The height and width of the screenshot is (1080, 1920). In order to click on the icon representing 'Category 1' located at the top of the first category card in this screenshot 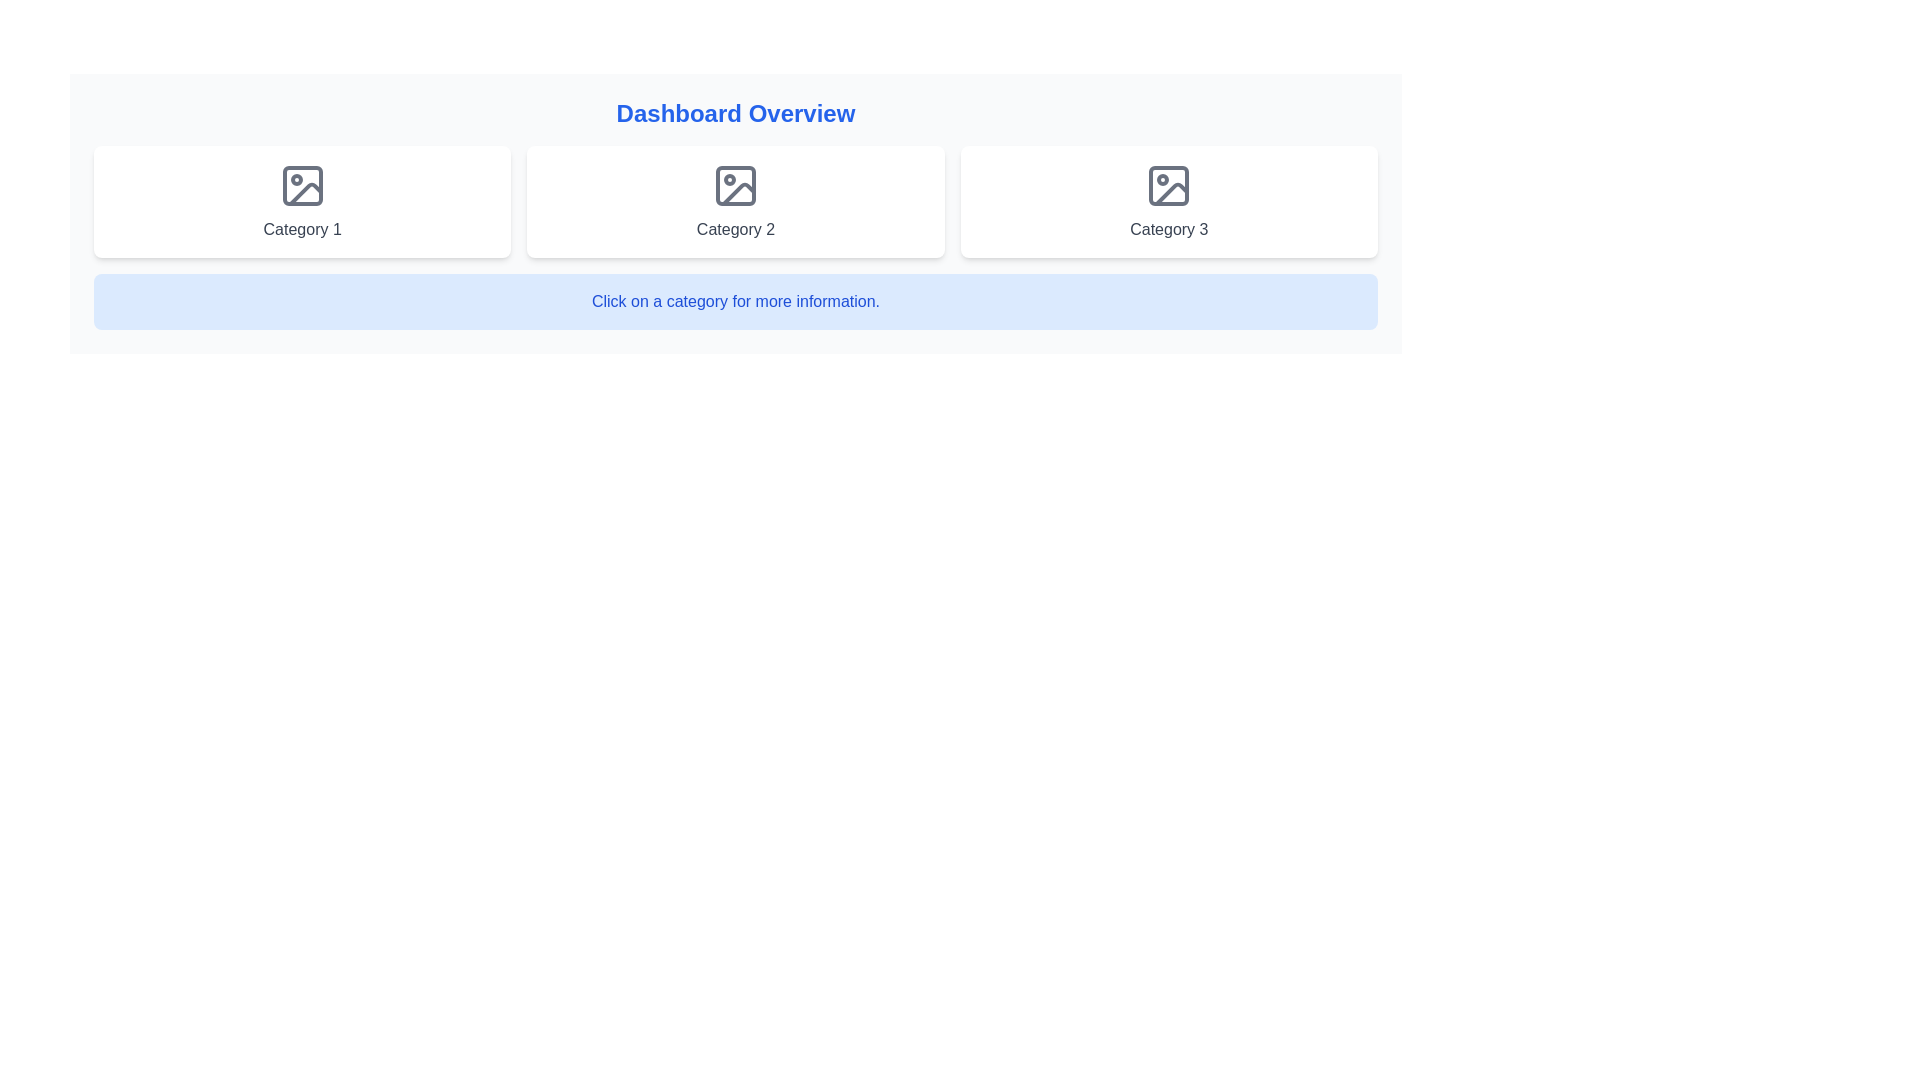, I will do `click(301, 185)`.